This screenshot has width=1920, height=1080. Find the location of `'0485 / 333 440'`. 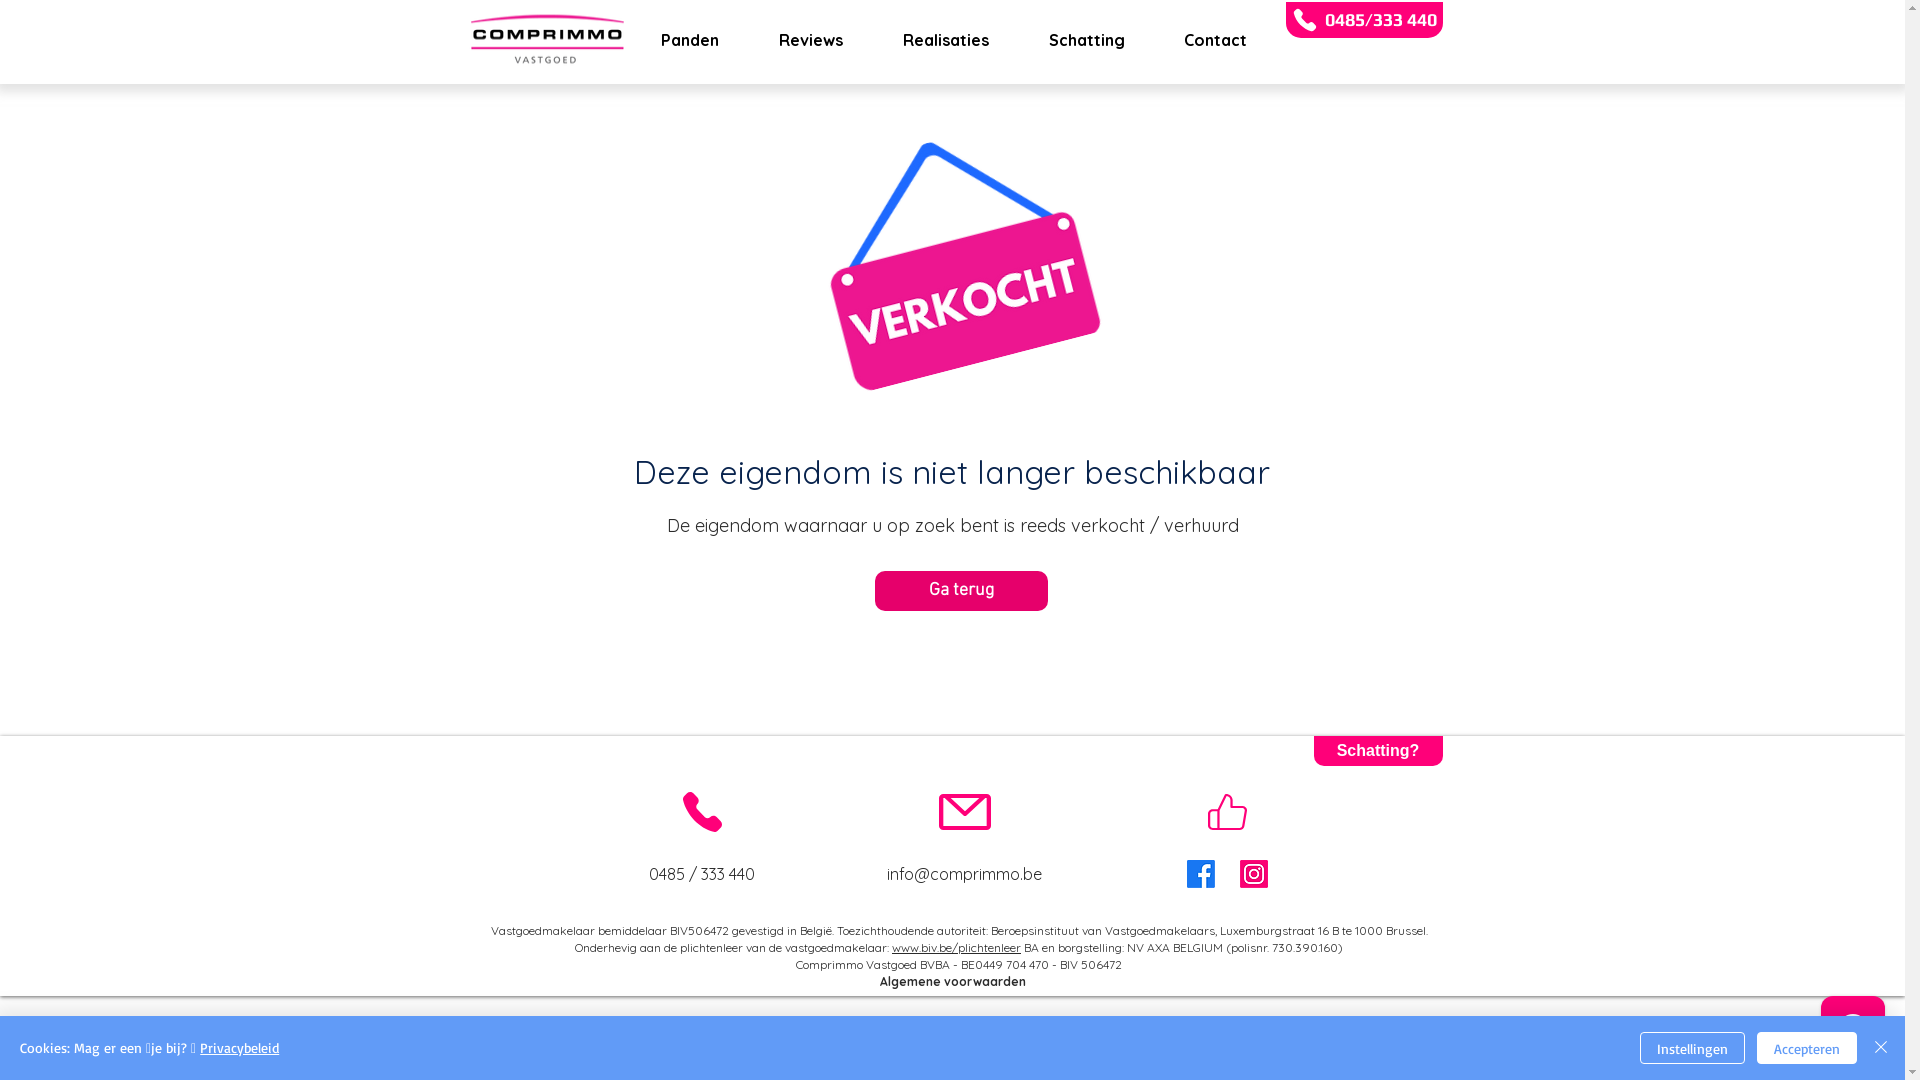

'0485 / 333 440' is located at coordinates (701, 873).